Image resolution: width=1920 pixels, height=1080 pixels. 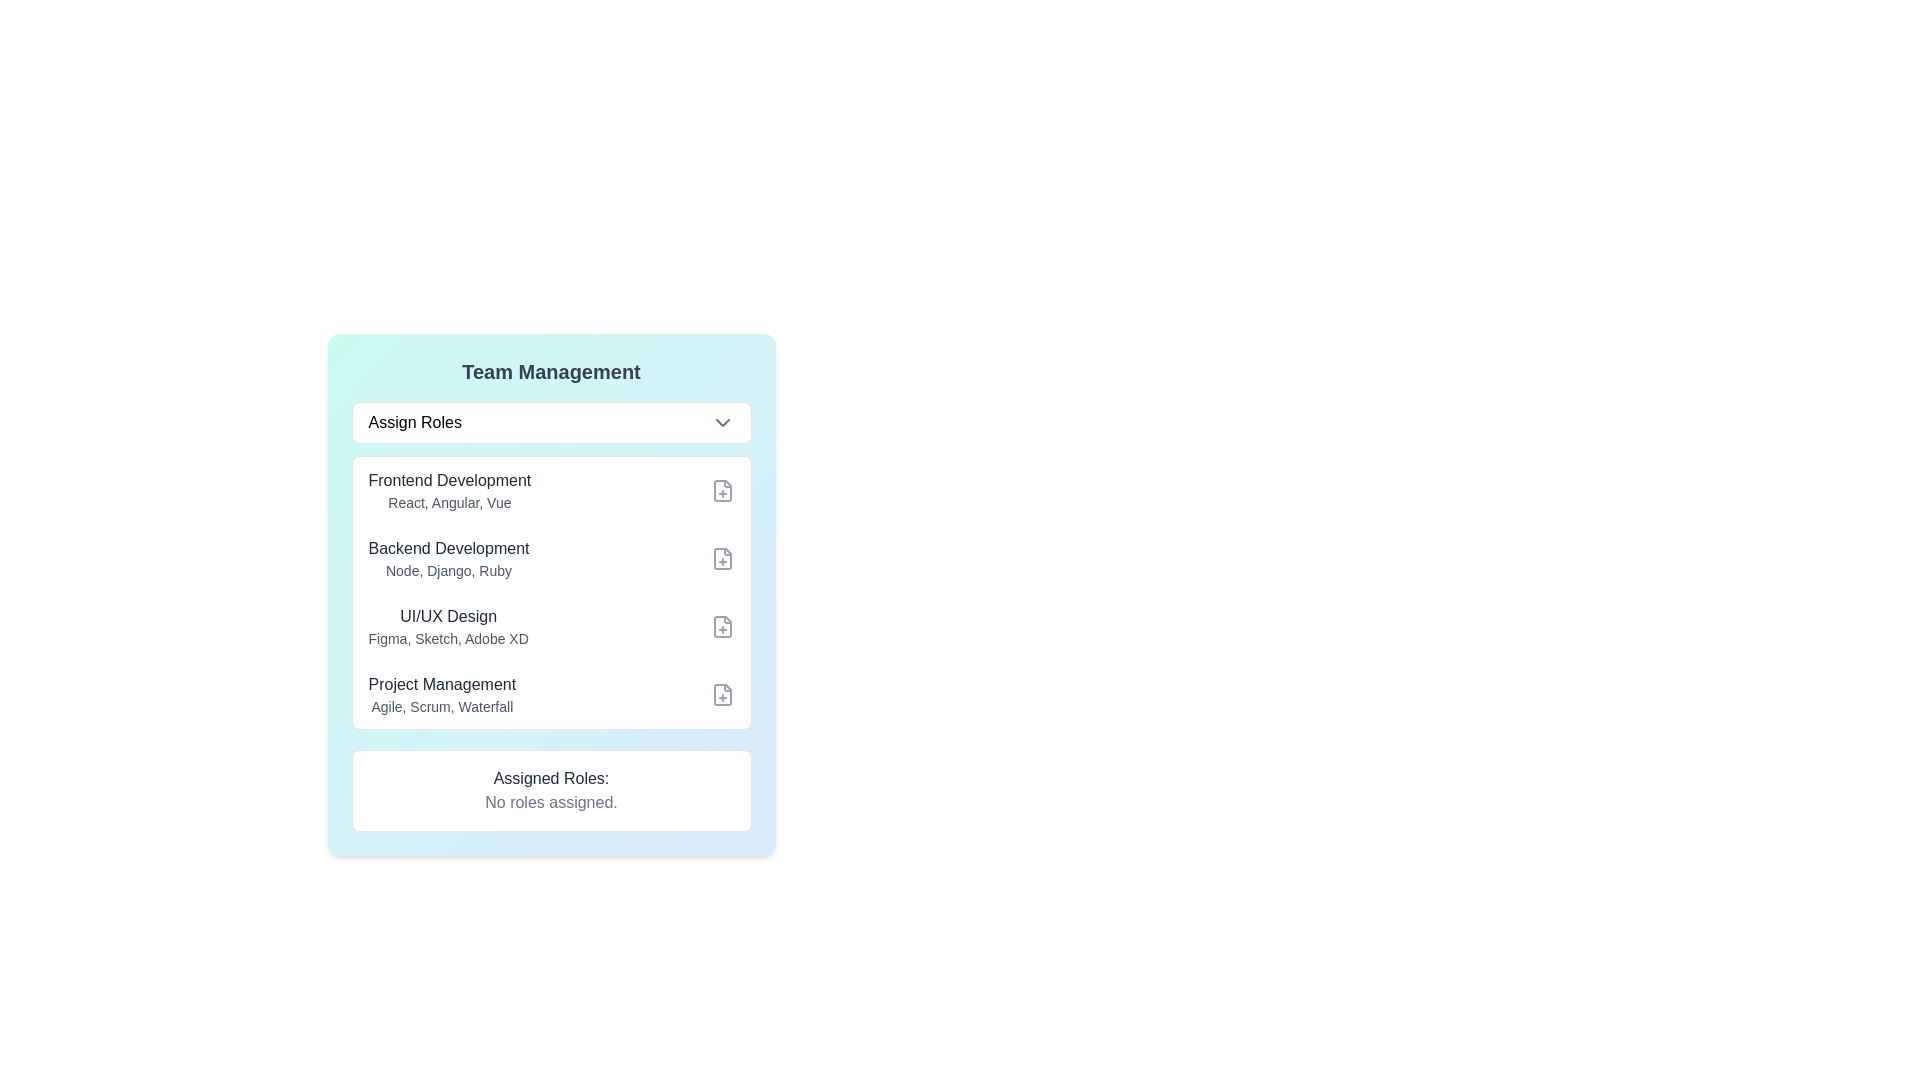 What do you see at coordinates (447, 639) in the screenshot?
I see `the static text element reading 'Figma, Sketch, Adobe XD', which is positioned directly below the heading 'UI/UX Design' in the 'Team Management' section` at bounding box center [447, 639].